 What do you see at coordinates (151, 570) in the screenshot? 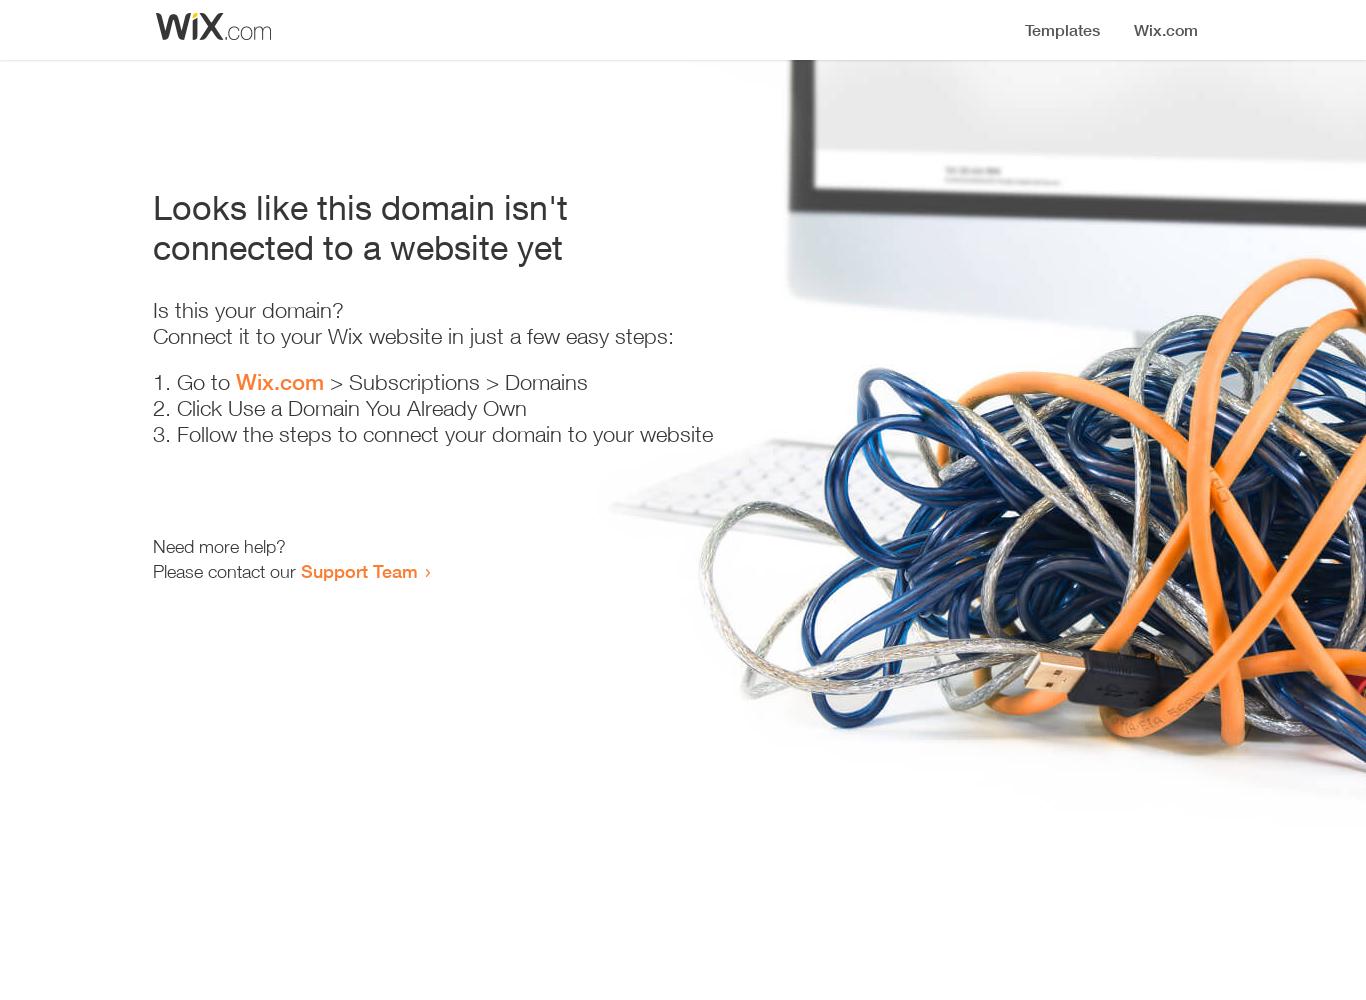
I see `'Please contact our'` at bounding box center [151, 570].